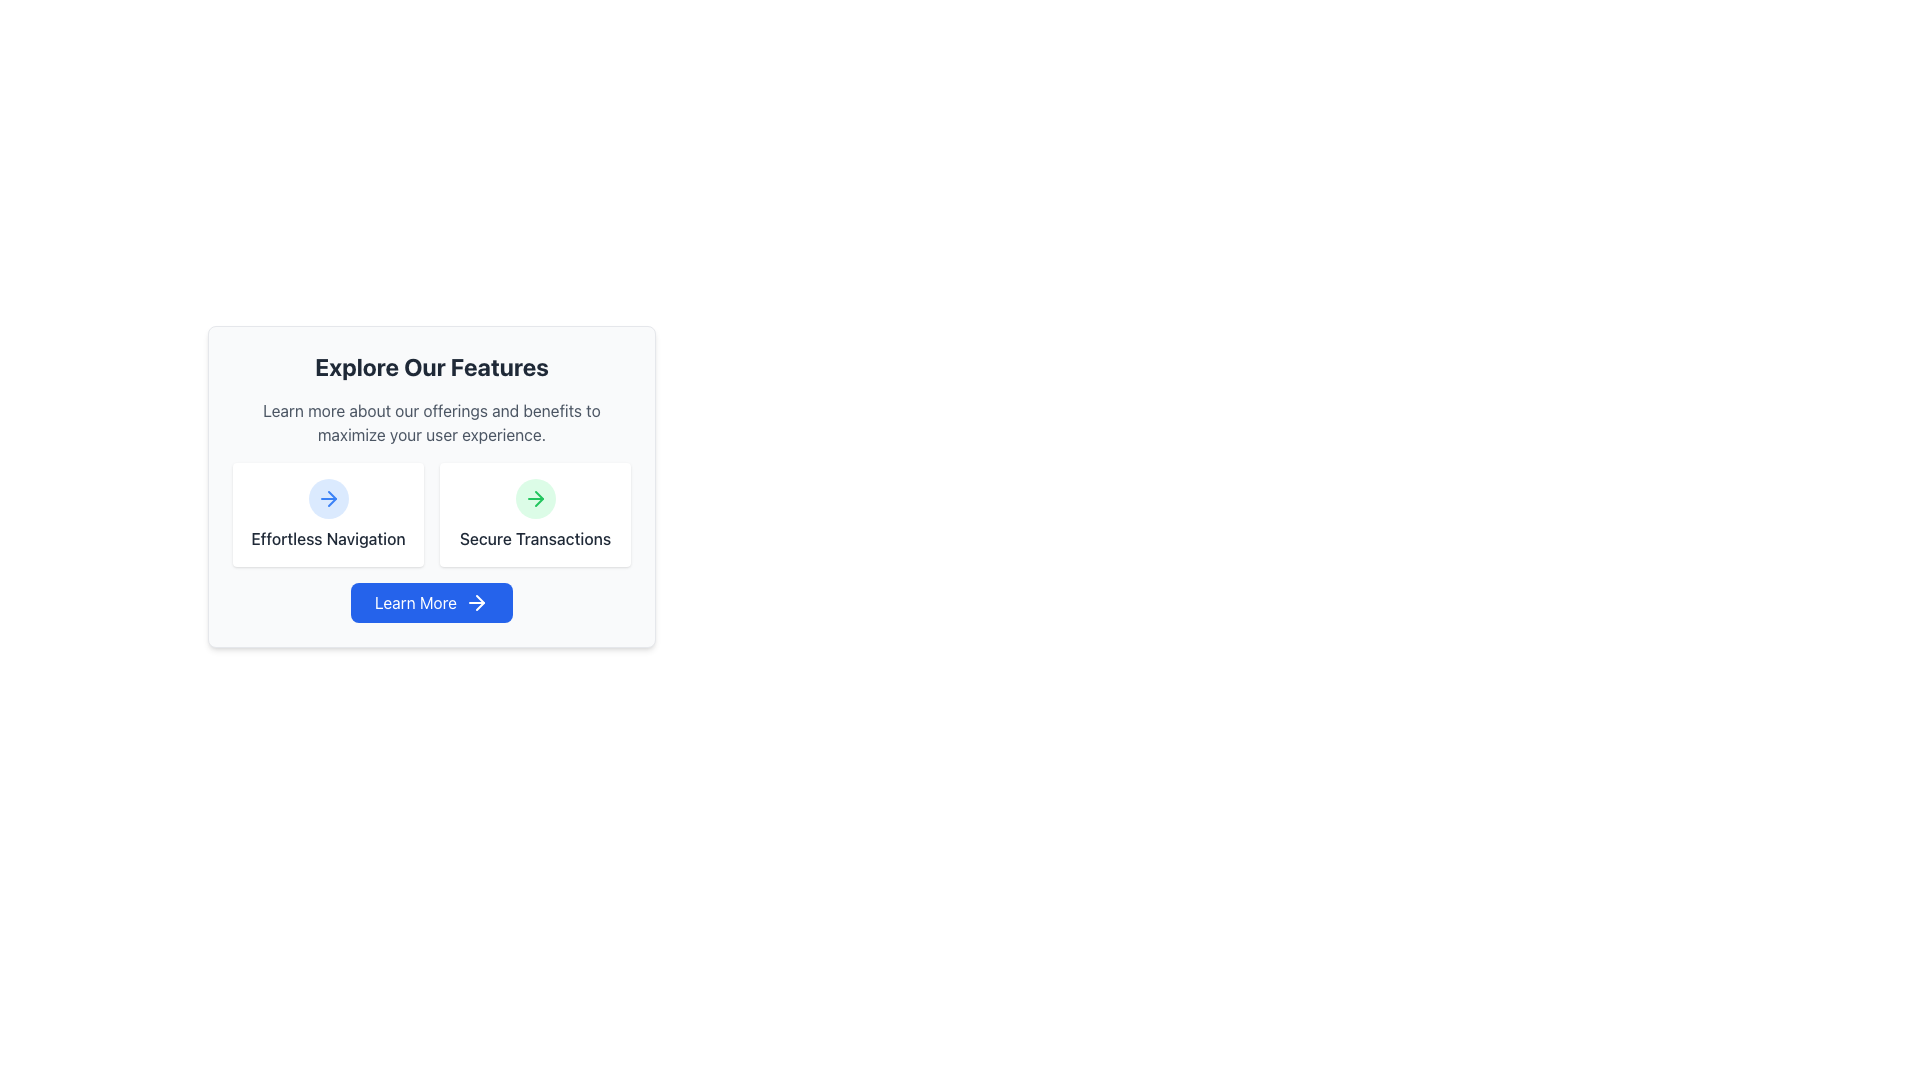 The image size is (1920, 1080). Describe the element at coordinates (328, 497) in the screenshot. I see `the Effortless Navigation arrow icon located in the left feature column of the Explore Our Features section, positioned above the text and aligned with the feature title` at that location.